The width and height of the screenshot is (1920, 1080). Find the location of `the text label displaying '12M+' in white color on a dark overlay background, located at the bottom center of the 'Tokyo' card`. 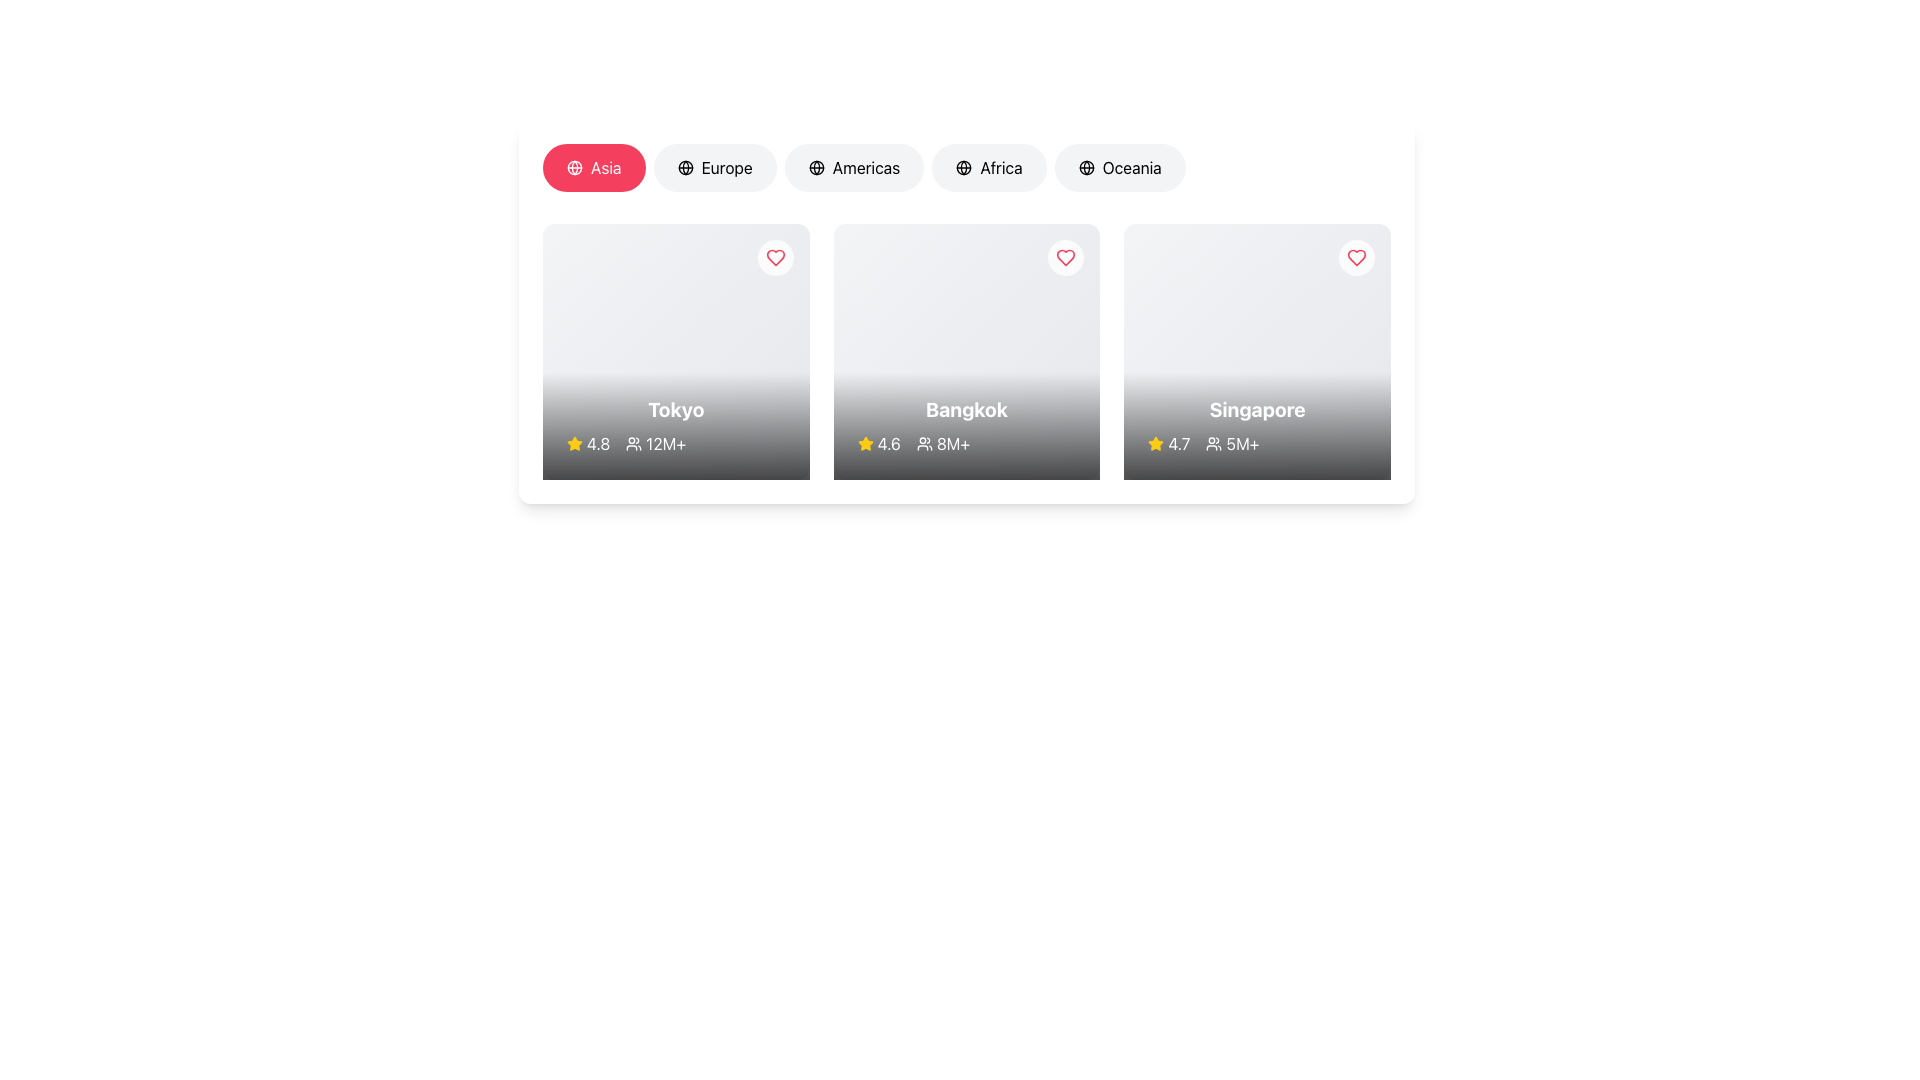

the text label displaying '12M+' in white color on a dark overlay background, located at the bottom center of the 'Tokyo' card is located at coordinates (666, 442).